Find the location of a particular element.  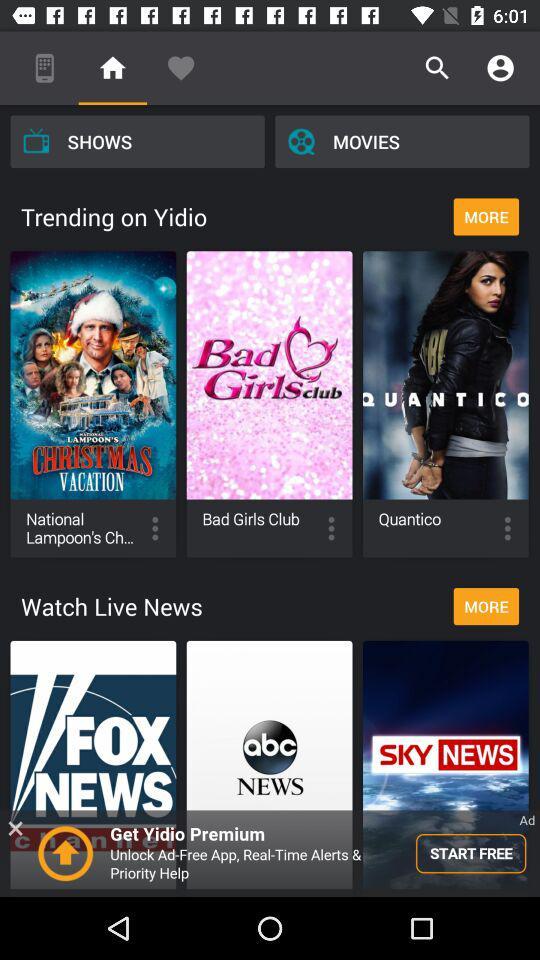

item below more is located at coordinates (270, 852).